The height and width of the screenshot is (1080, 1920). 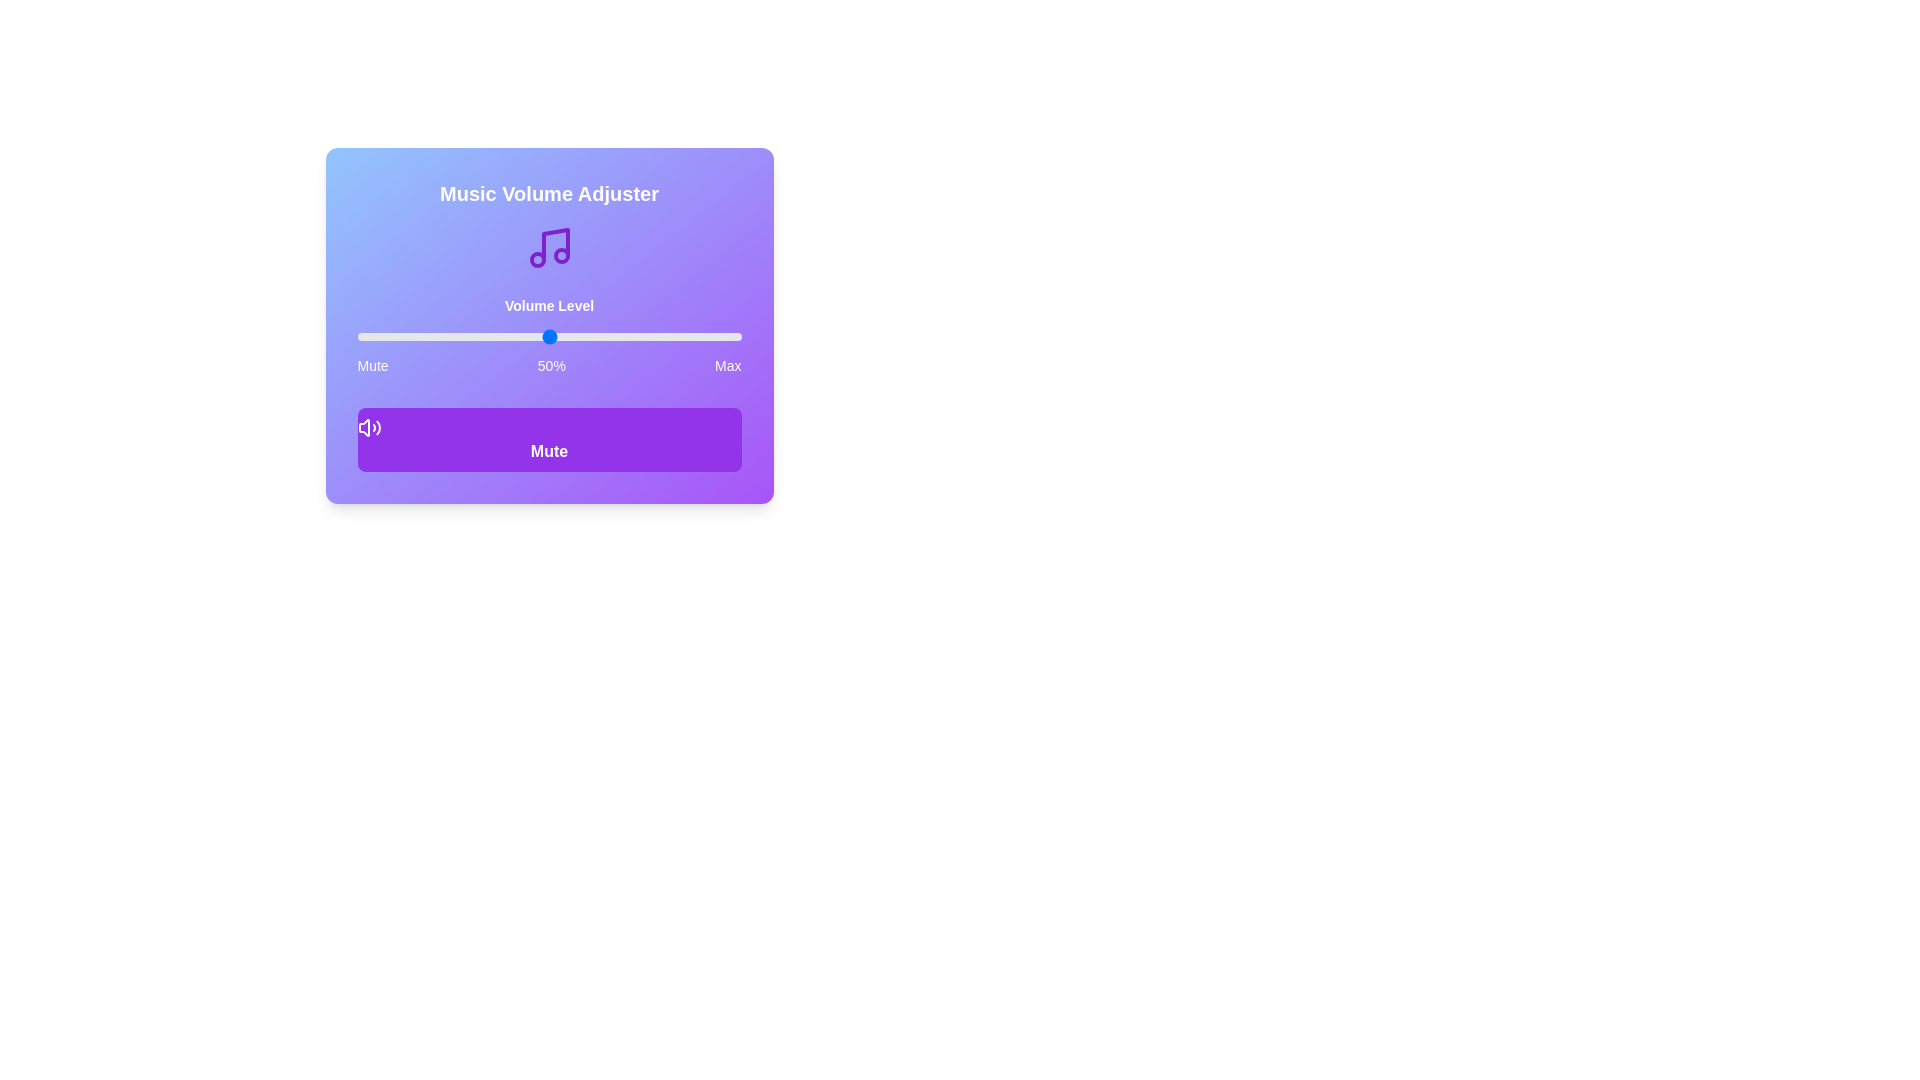 I want to click on mute/unmute button to toggle the mute state, so click(x=549, y=438).